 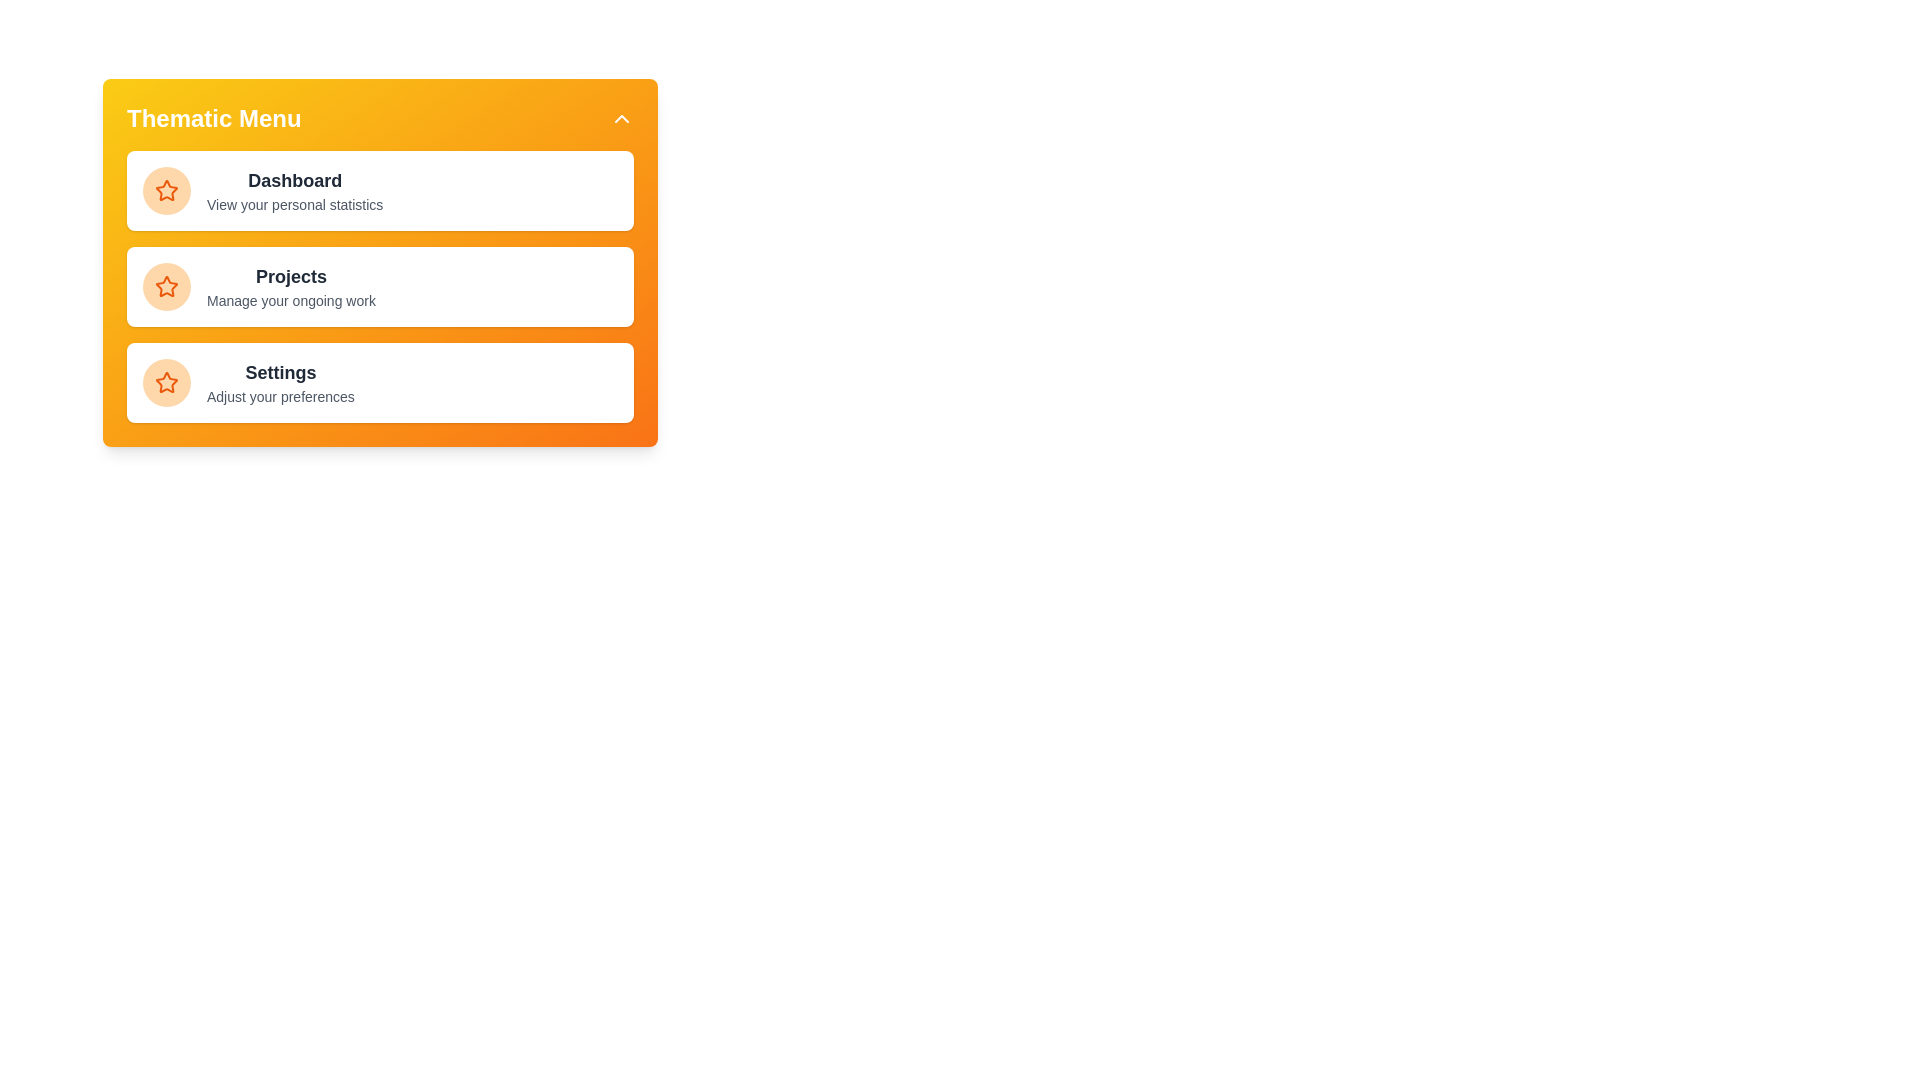 What do you see at coordinates (167, 286) in the screenshot?
I see `the icon next to the menu item Projects` at bounding box center [167, 286].